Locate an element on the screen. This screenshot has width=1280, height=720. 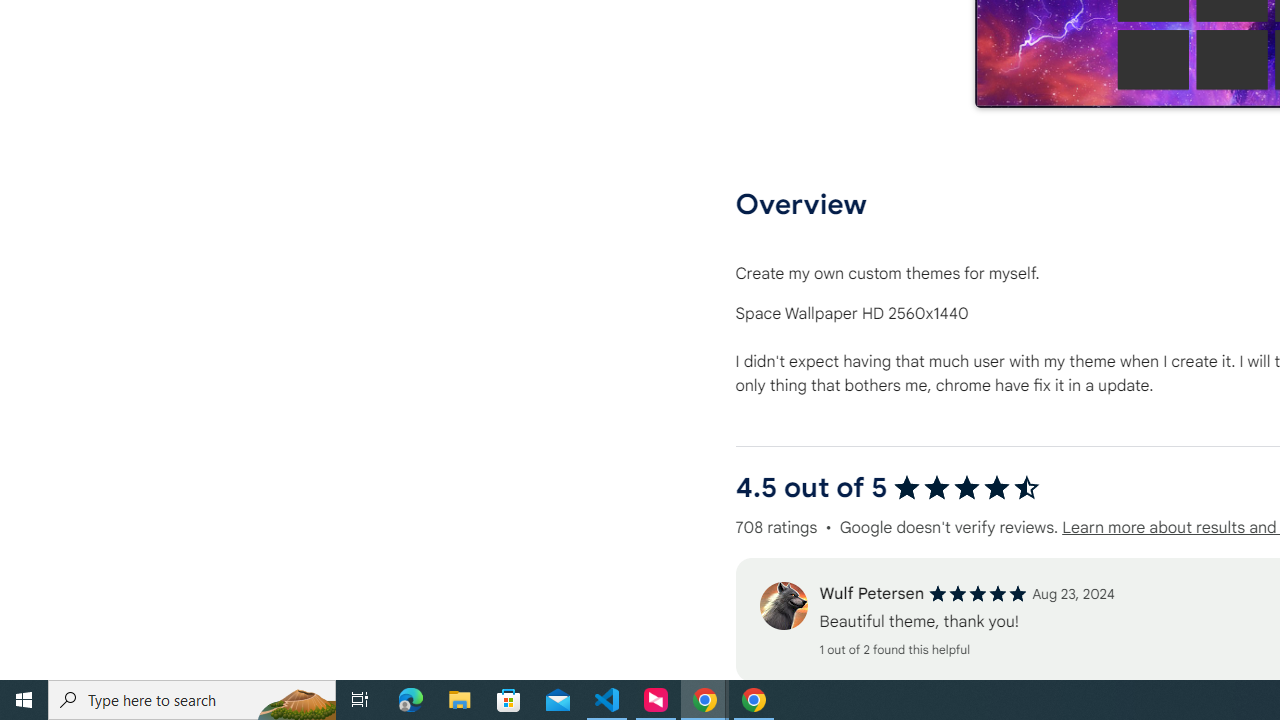
'Review' is located at coordinates (782, 605).